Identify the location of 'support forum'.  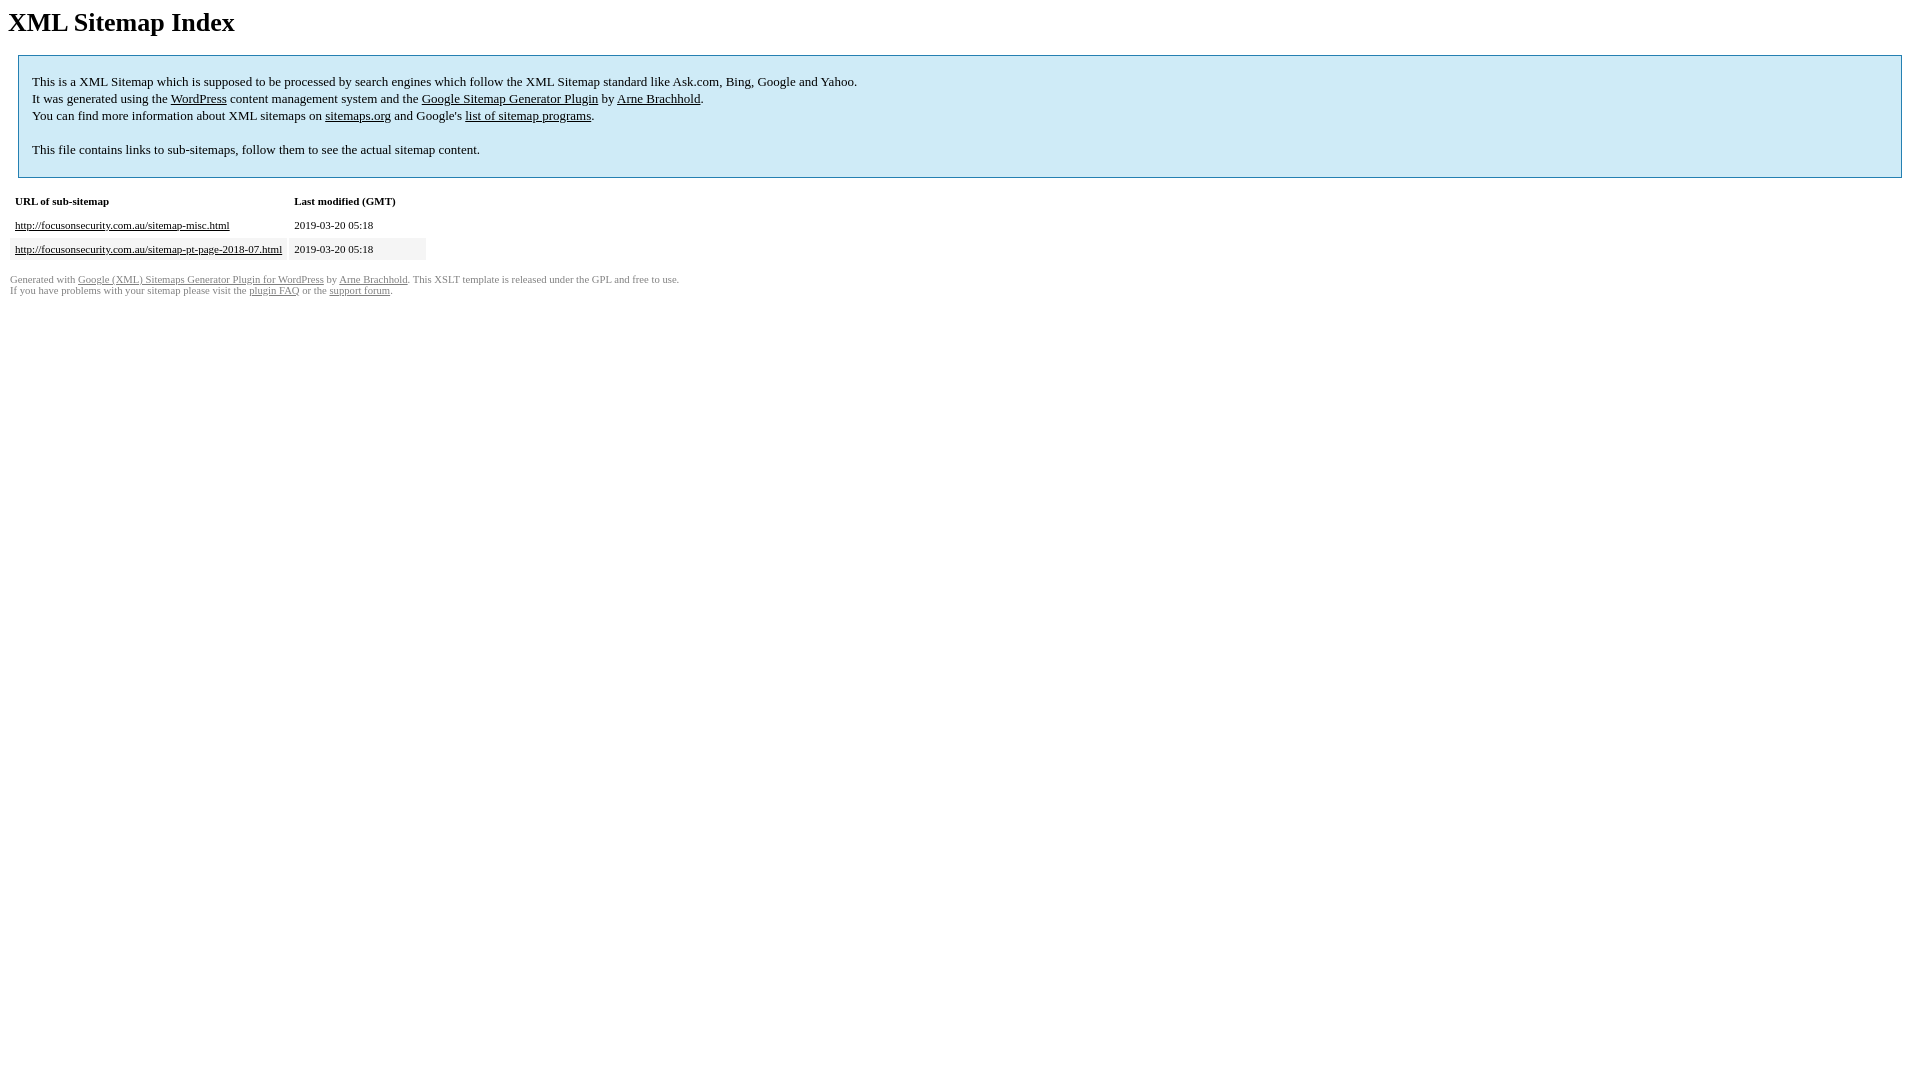
(359, 290).